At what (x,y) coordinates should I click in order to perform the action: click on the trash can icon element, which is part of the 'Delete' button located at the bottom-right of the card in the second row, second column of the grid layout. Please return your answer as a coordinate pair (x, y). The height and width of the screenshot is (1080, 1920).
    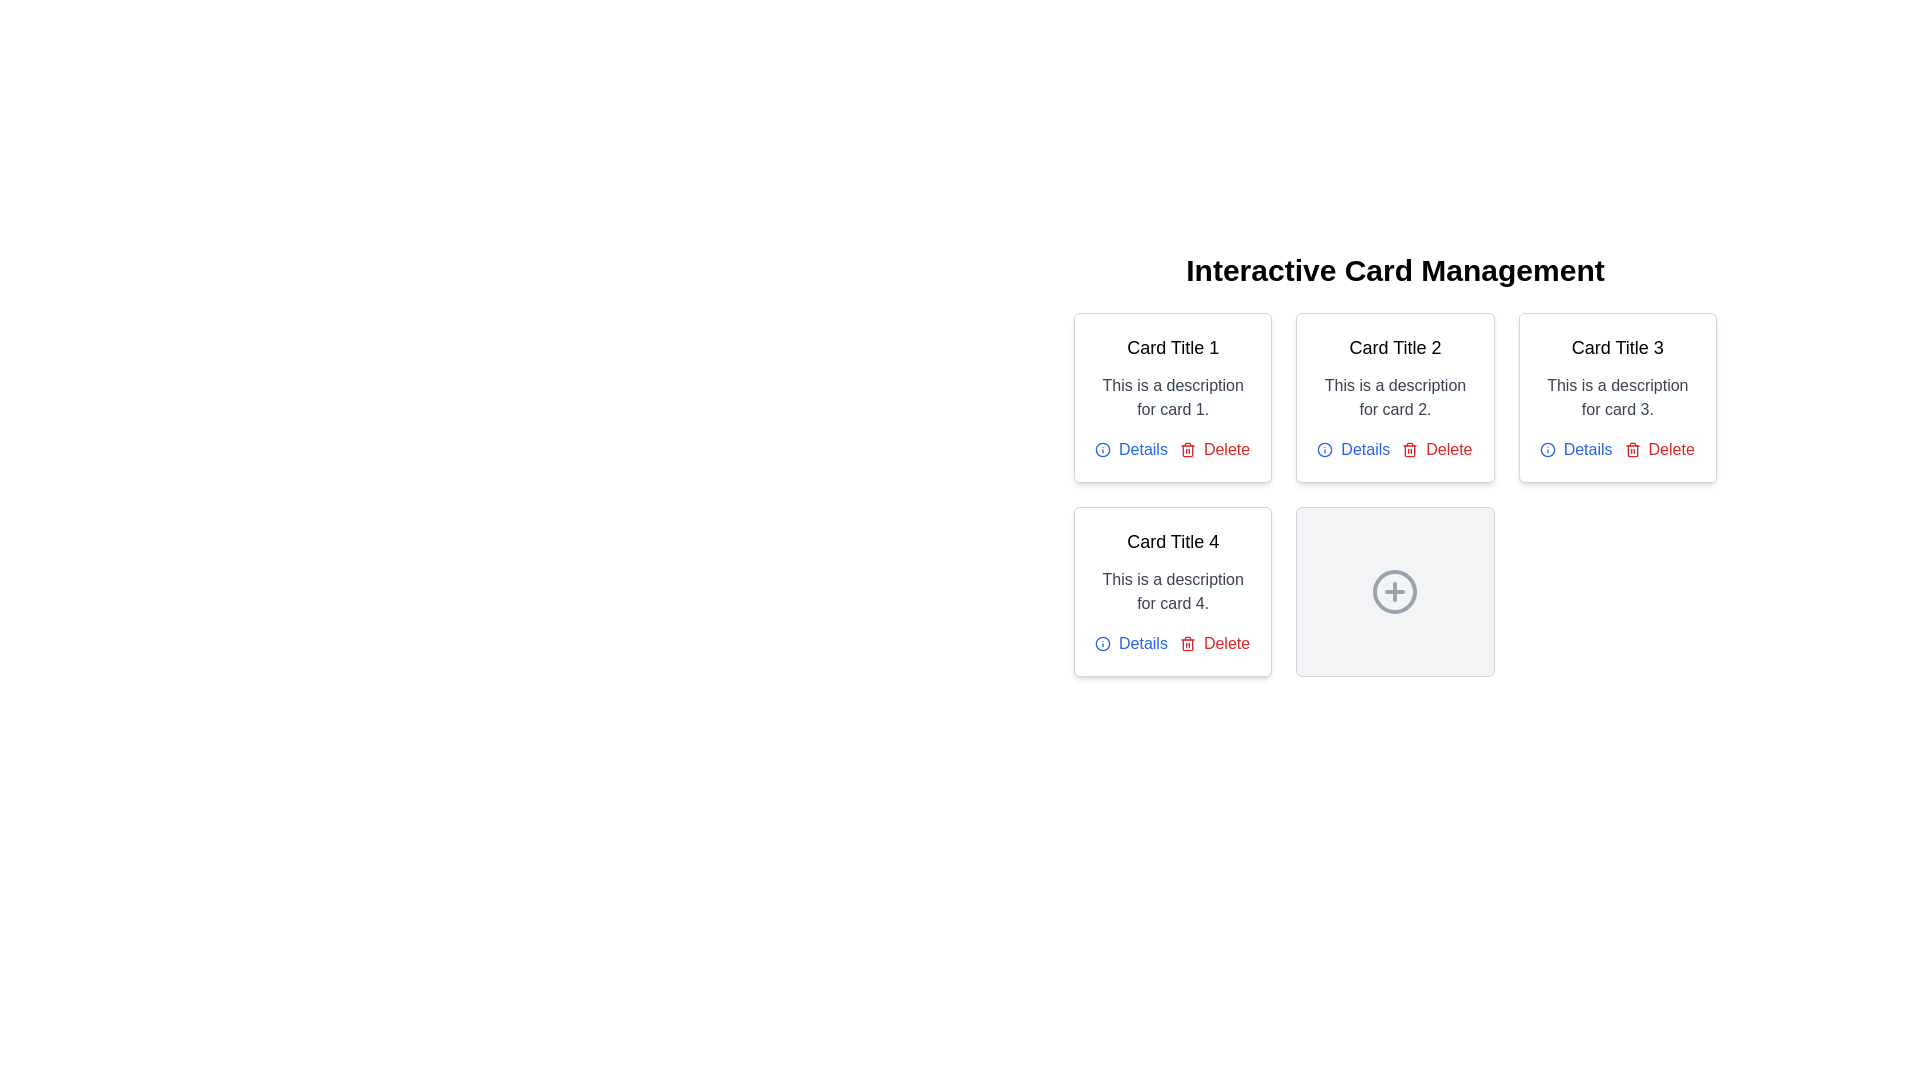
    Looking at the image, I should click on (1632, 451).